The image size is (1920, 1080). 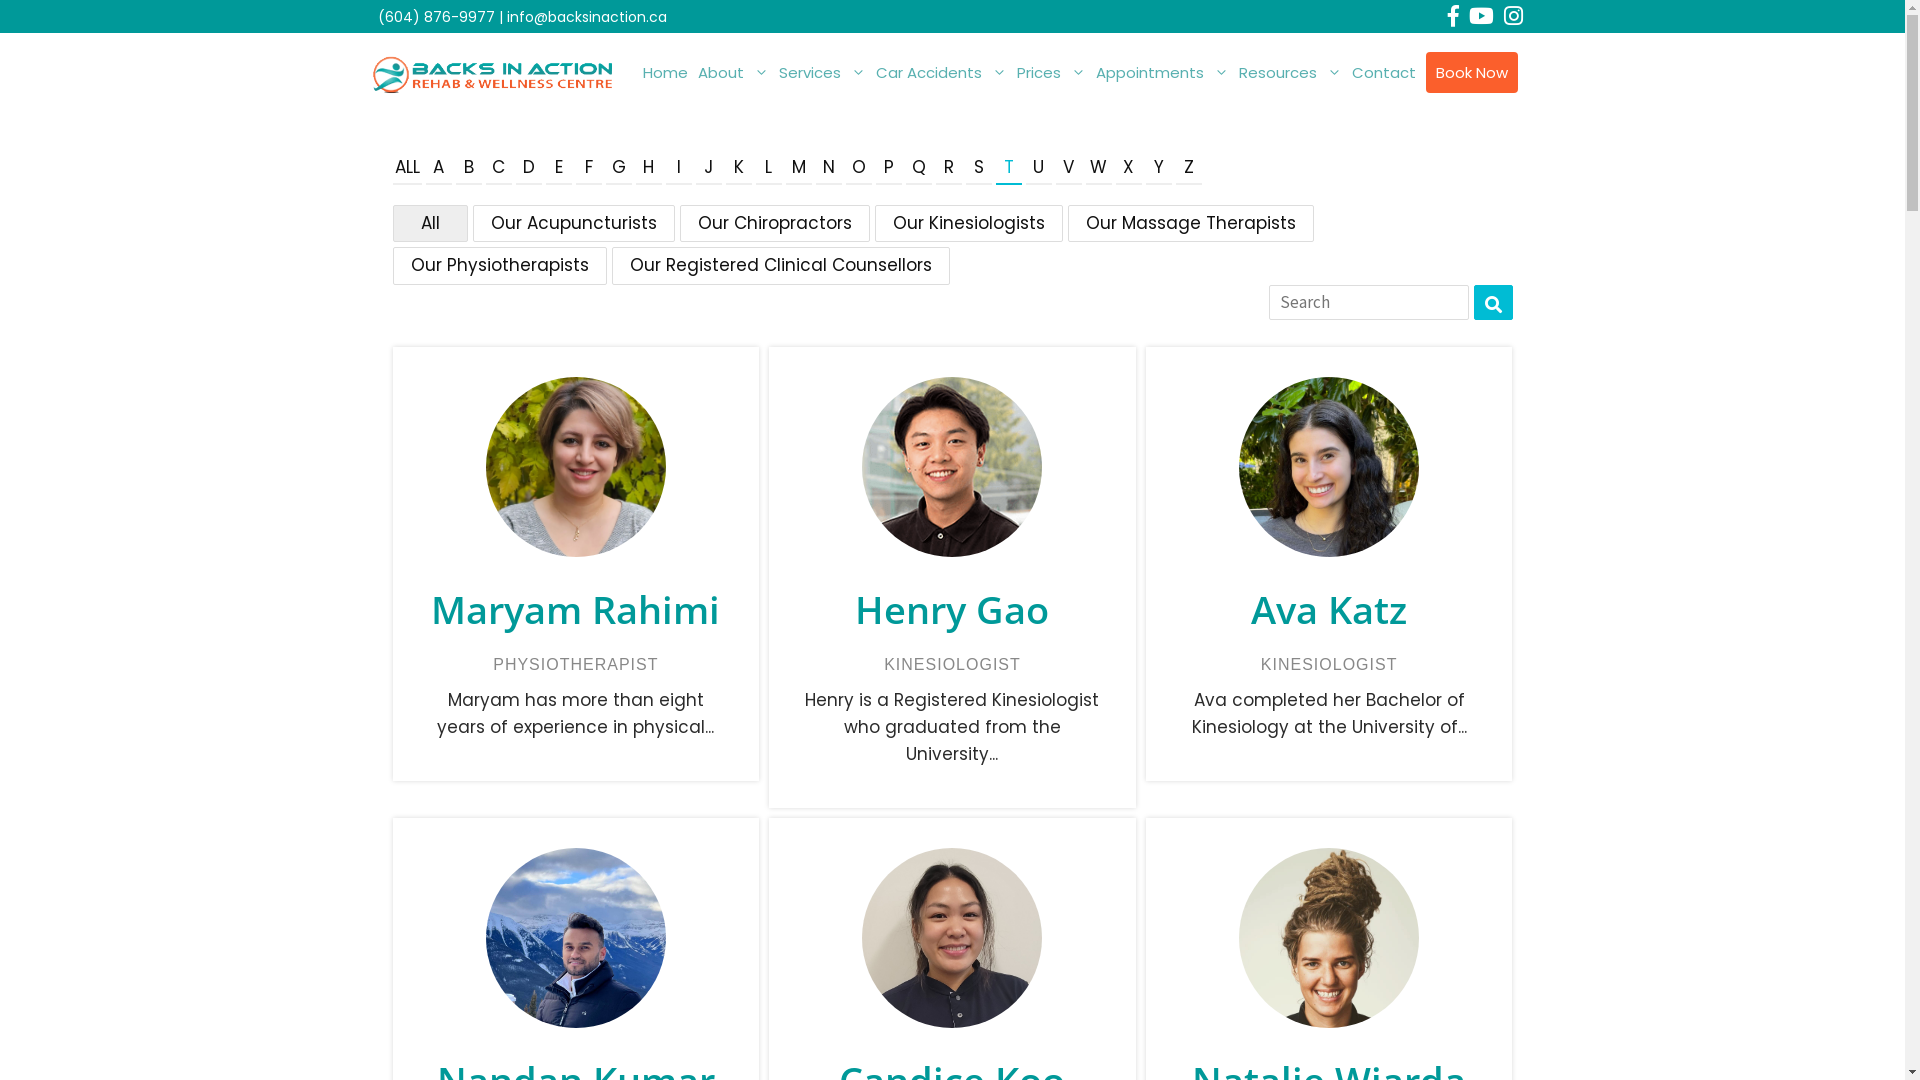 I want to click on 'C', so click(x=499, y=168).